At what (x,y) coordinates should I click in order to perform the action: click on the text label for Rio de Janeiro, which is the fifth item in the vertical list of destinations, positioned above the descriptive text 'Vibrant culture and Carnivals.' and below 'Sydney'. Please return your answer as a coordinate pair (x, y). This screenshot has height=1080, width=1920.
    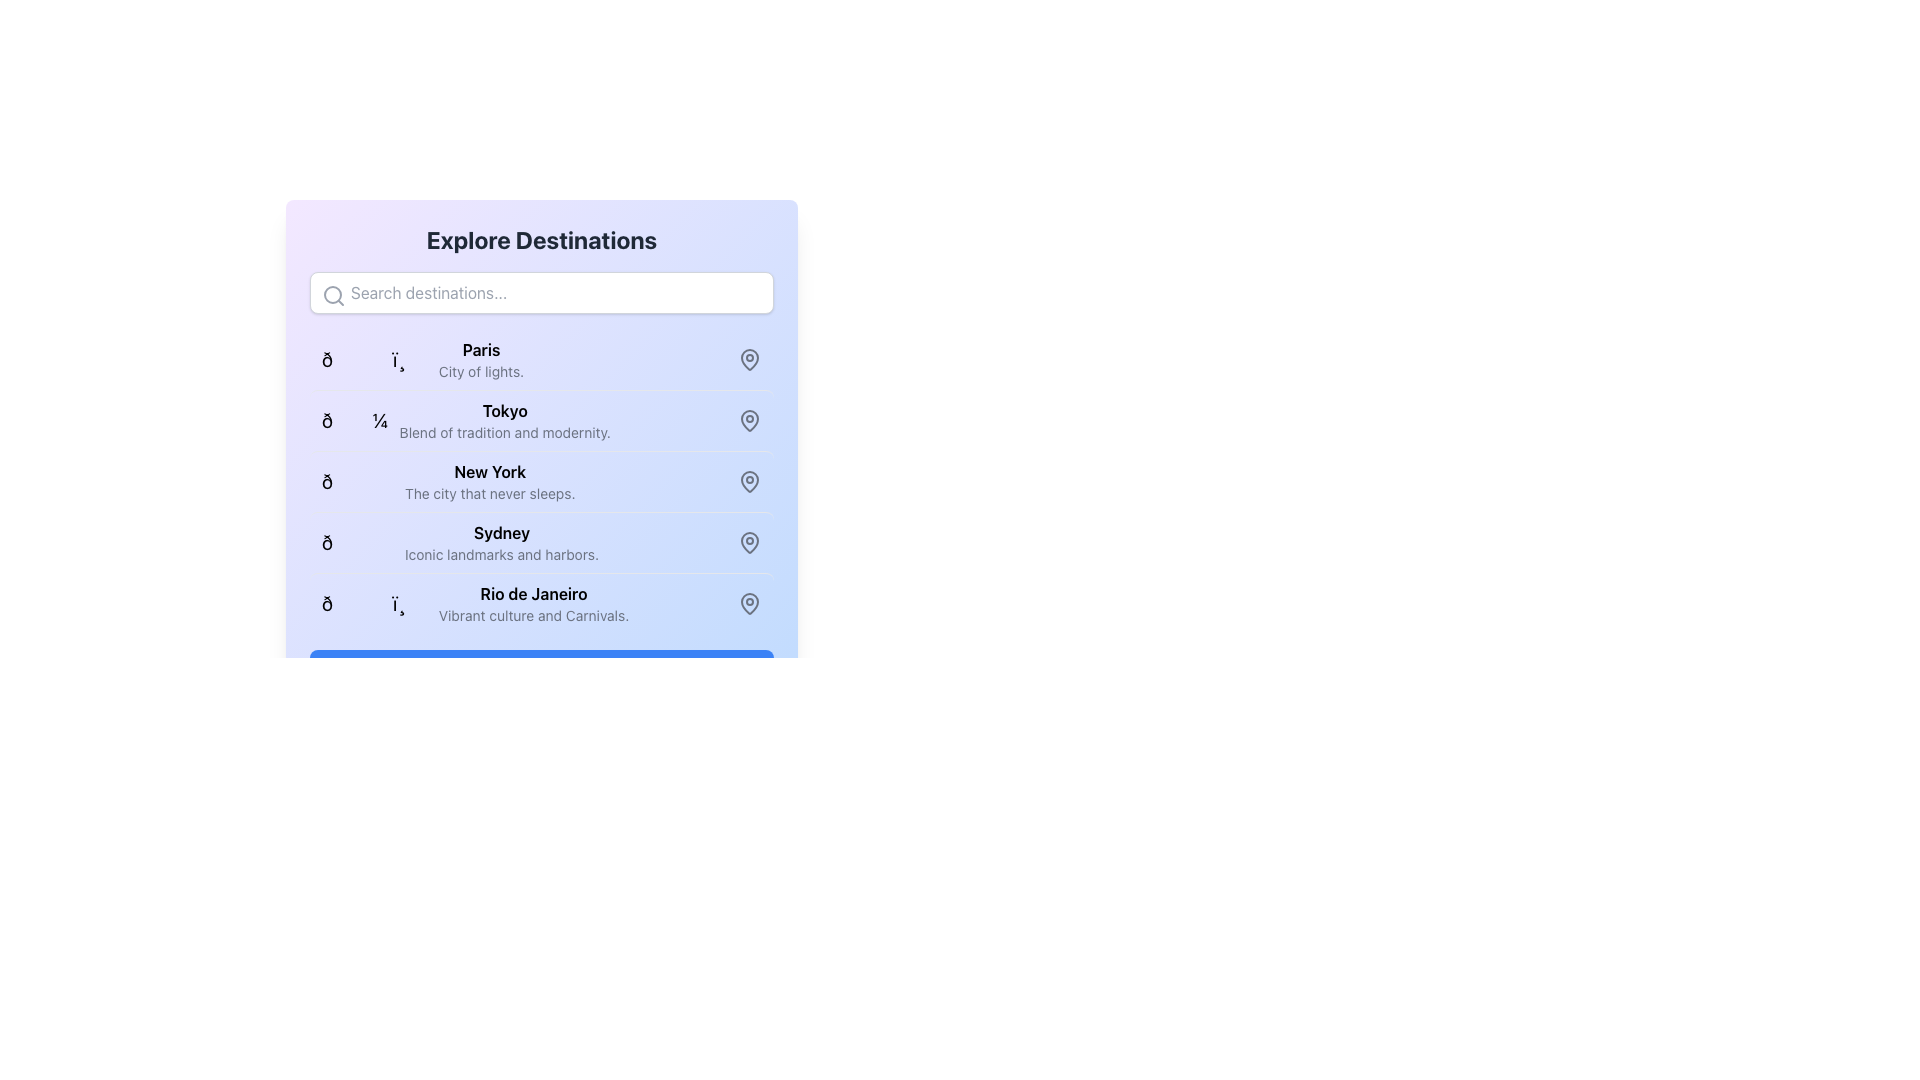
    Looking at the image, I should click on (534, 593).